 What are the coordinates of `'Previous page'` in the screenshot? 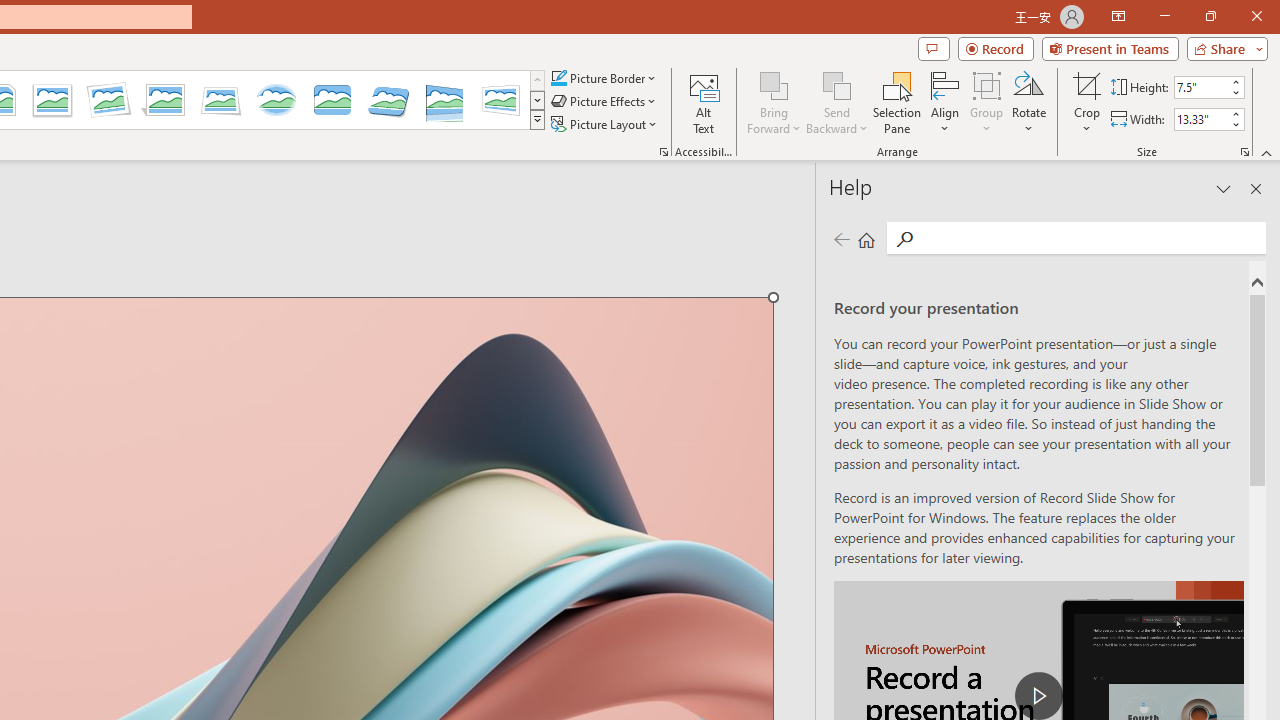 It's located at (841, 238).